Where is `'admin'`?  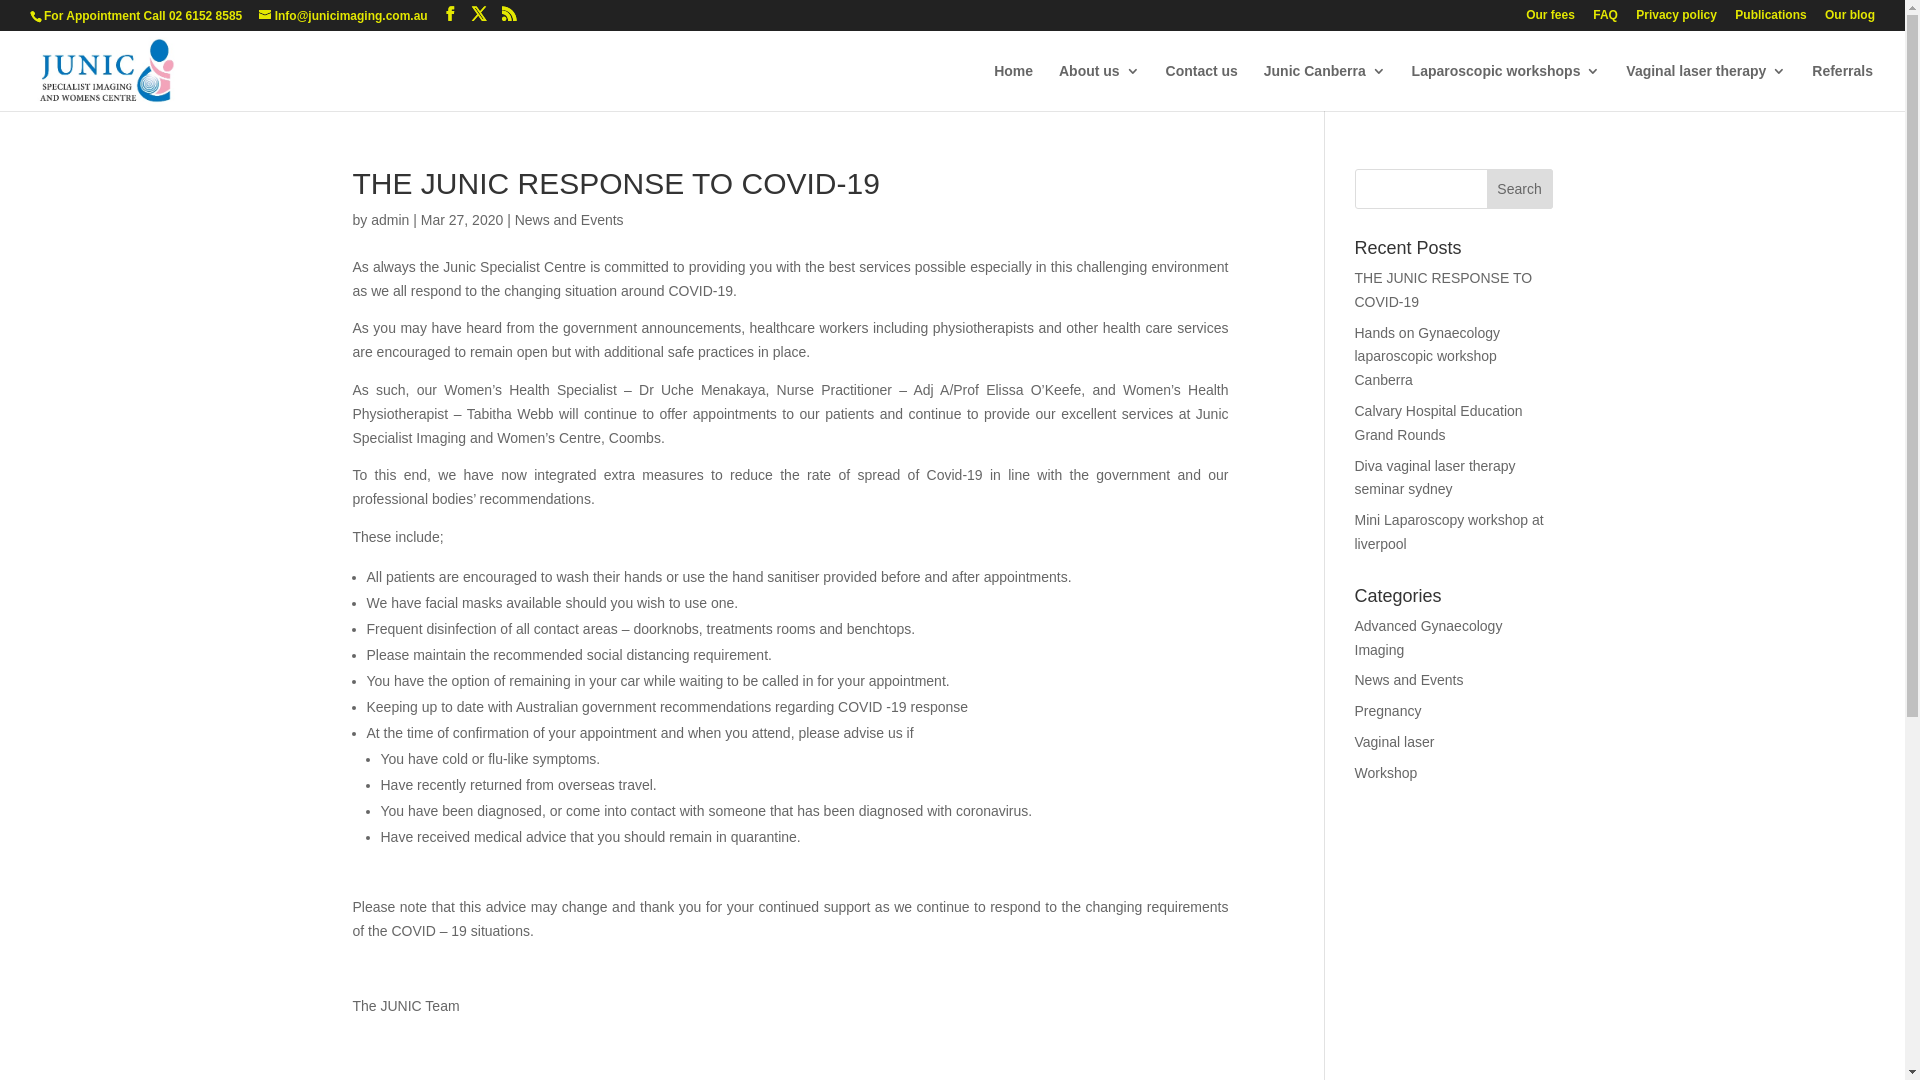 'admin' is located at coordinates (389, 219).